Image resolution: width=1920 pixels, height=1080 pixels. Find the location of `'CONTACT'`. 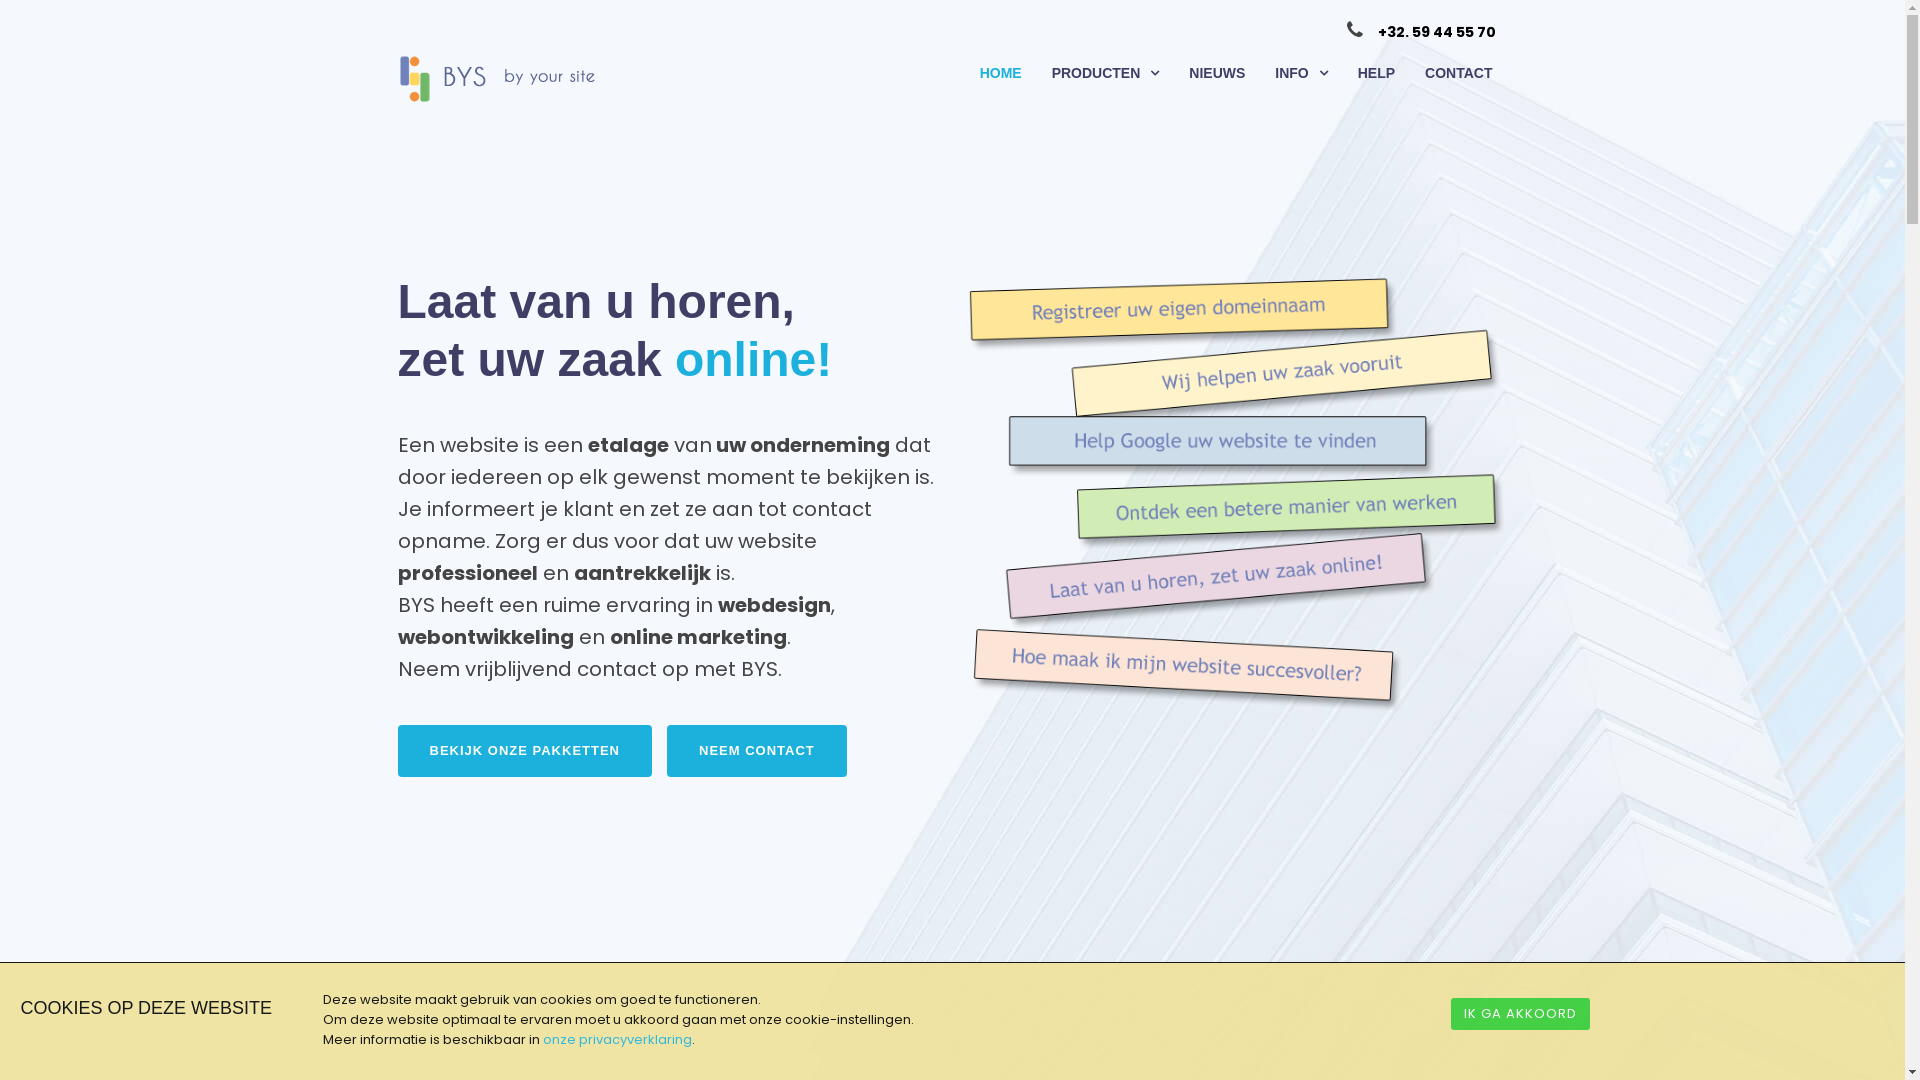

'CONTACT' is located at coordinates (1458, 72).